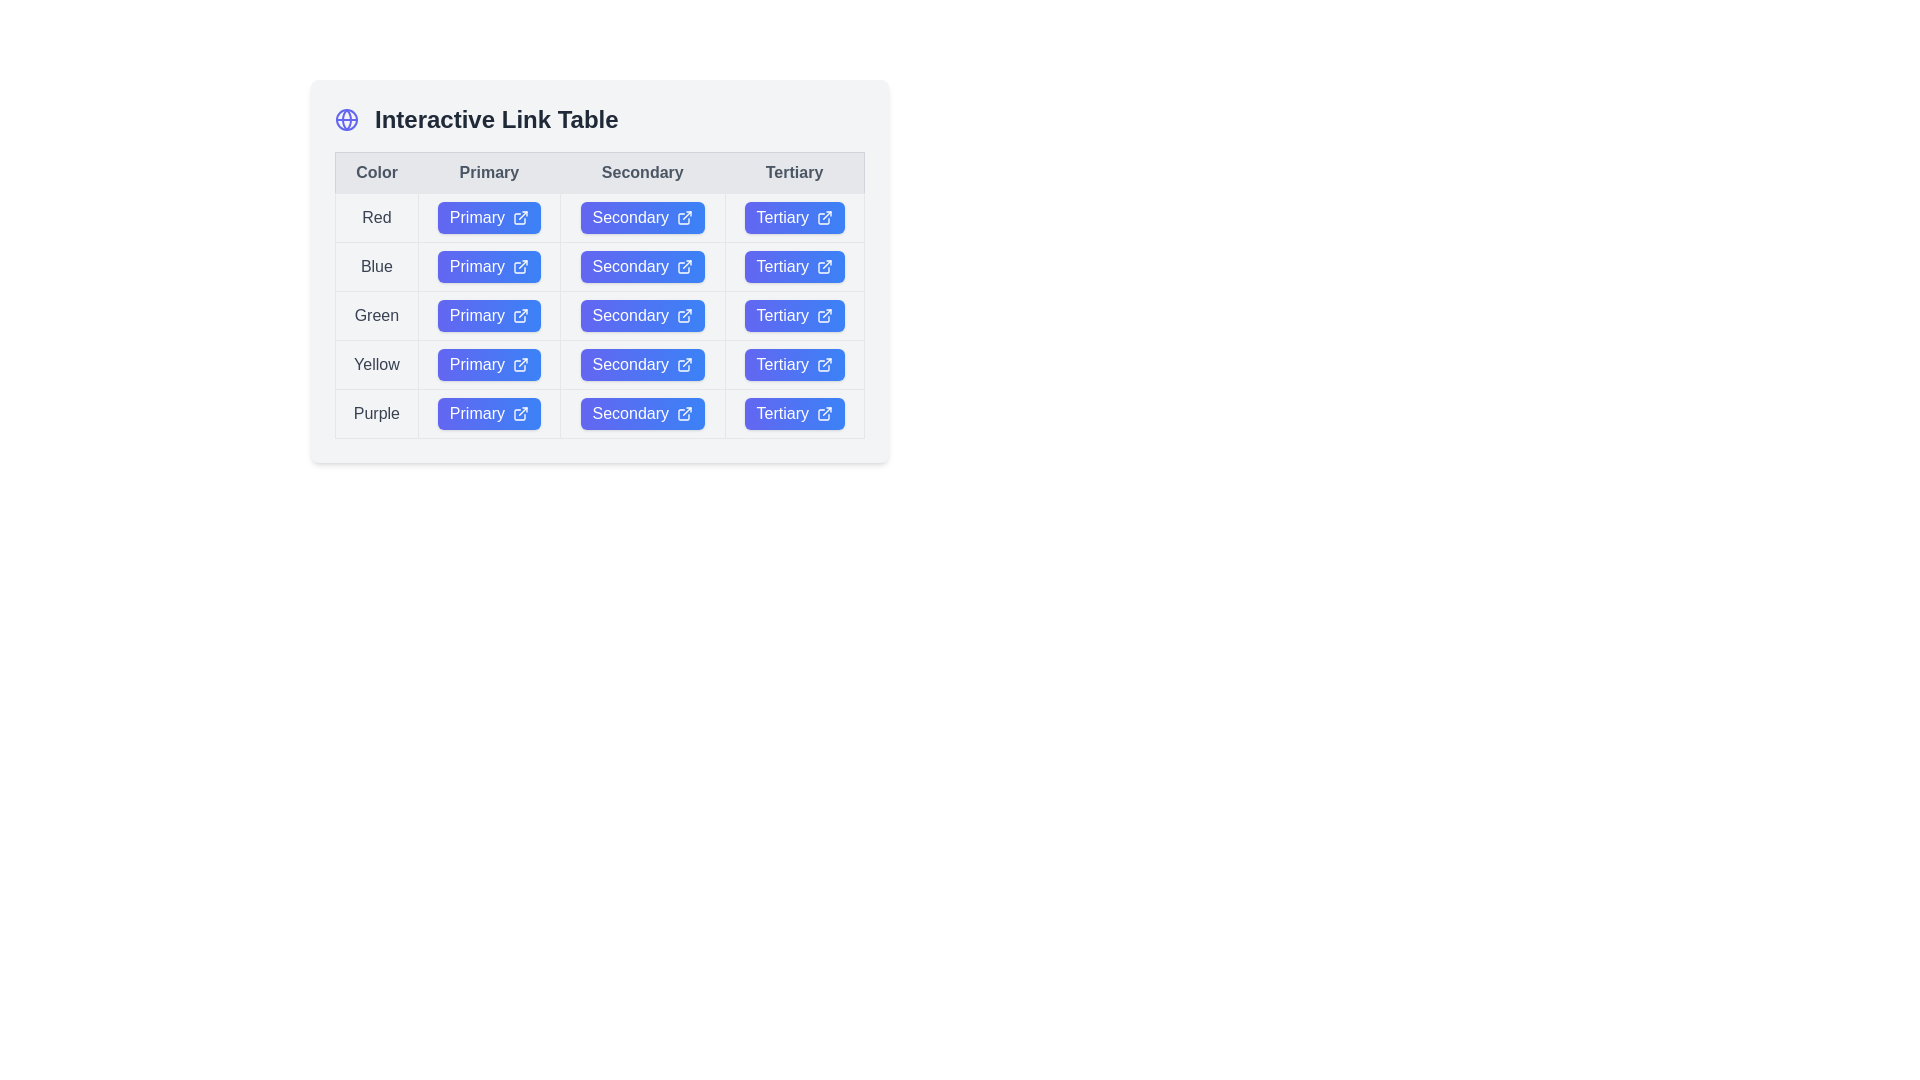  Describe the element at coordinates (825, 365) in the screenshot. I see `the icon located inside the 'Tertiary' button of the 'Interactive Link Table' in the 'Yellow' row, positioned on the right side of the button's text` at that location.